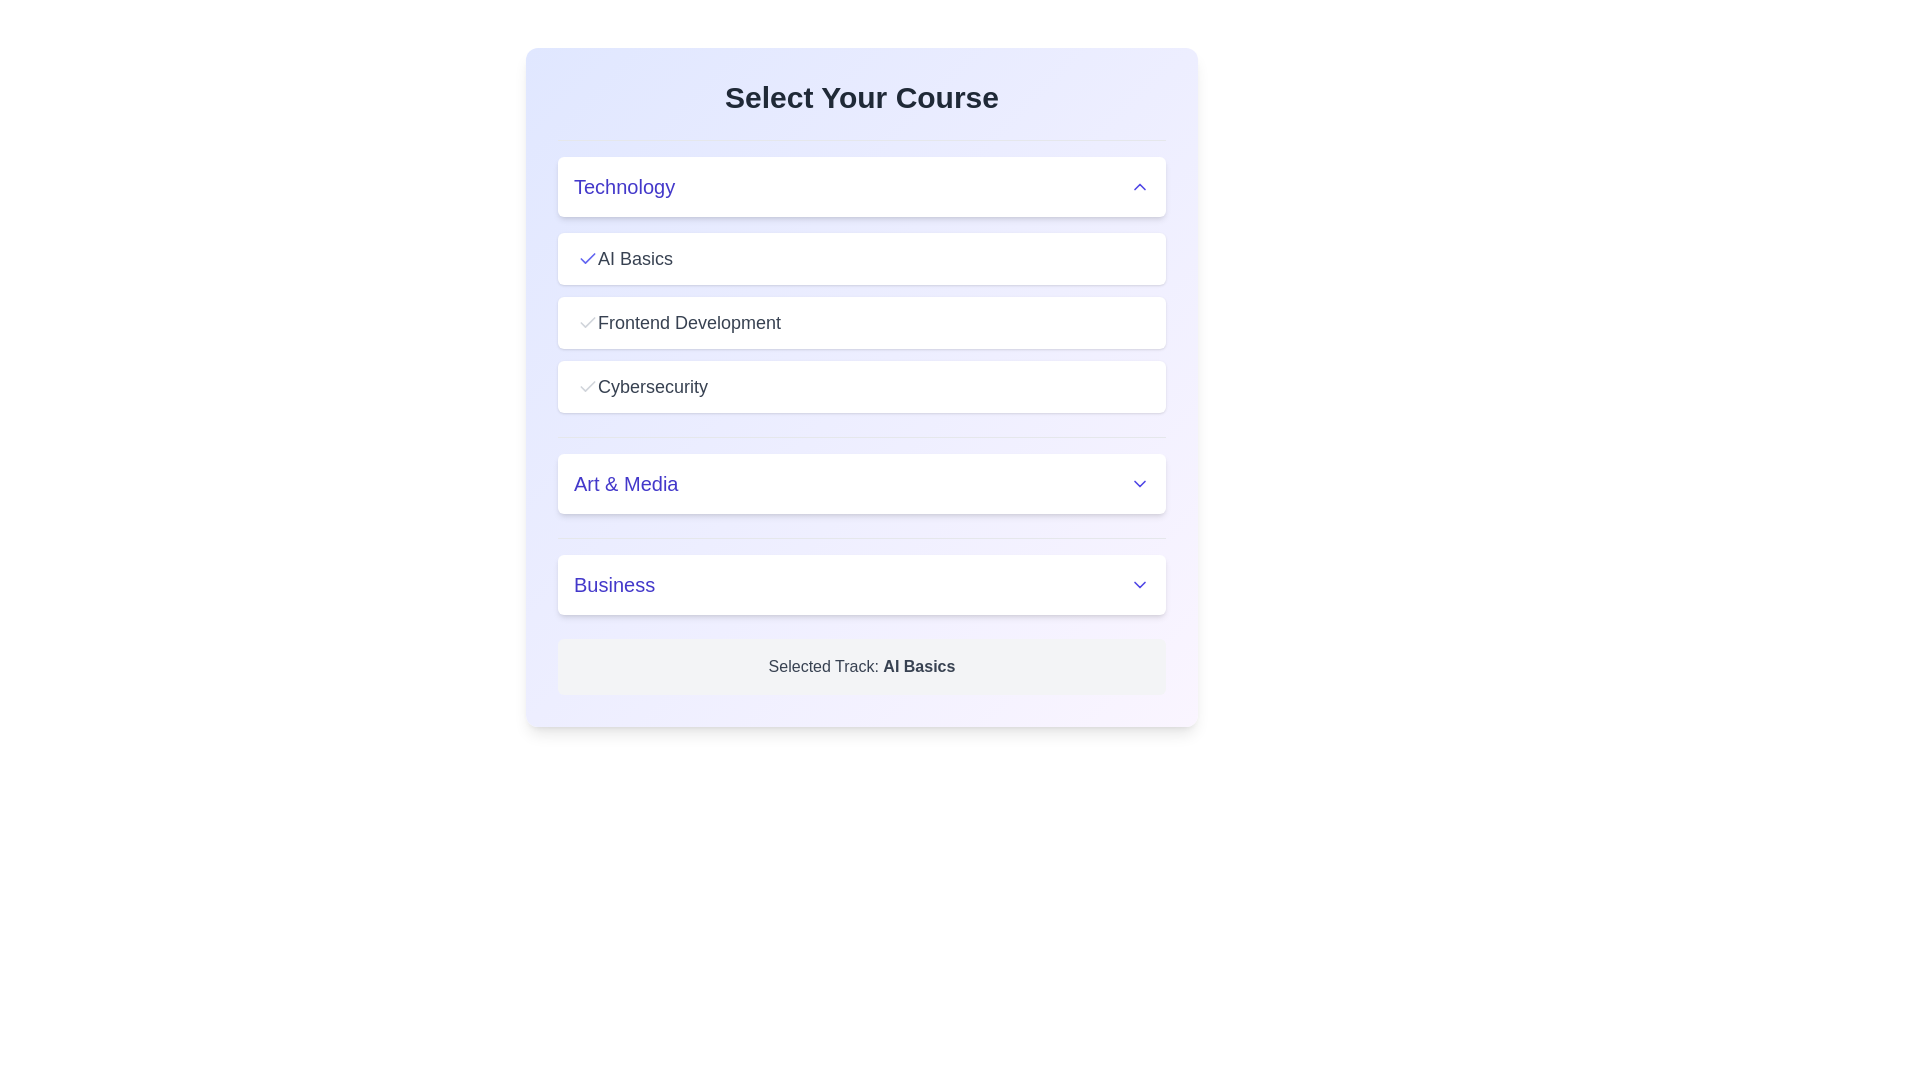  I want to click on the 'Cybersecurity' text label within the third item of the 'Technology' section in the course selection menu, so click(652, 386).